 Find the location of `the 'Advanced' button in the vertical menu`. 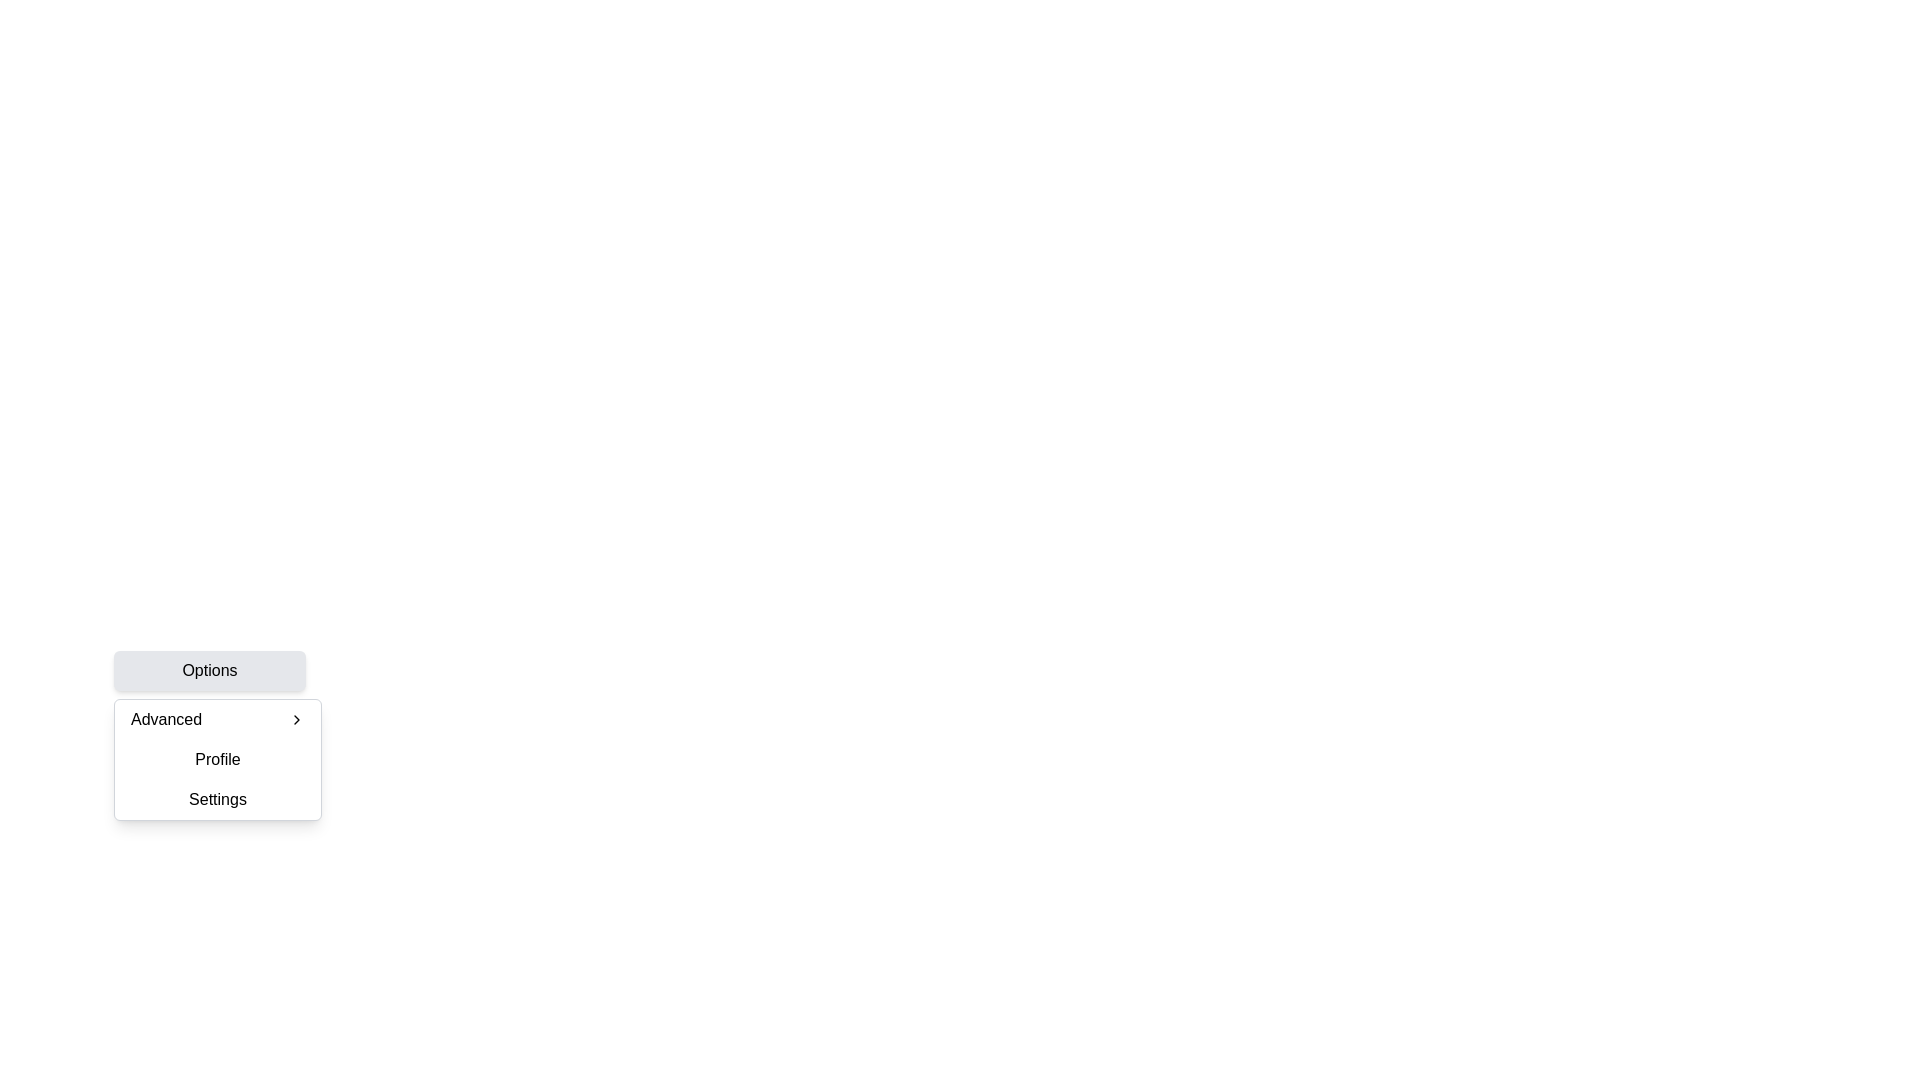

the 'Advanced' button in the vertical menu is located at coordinates (217, 720).